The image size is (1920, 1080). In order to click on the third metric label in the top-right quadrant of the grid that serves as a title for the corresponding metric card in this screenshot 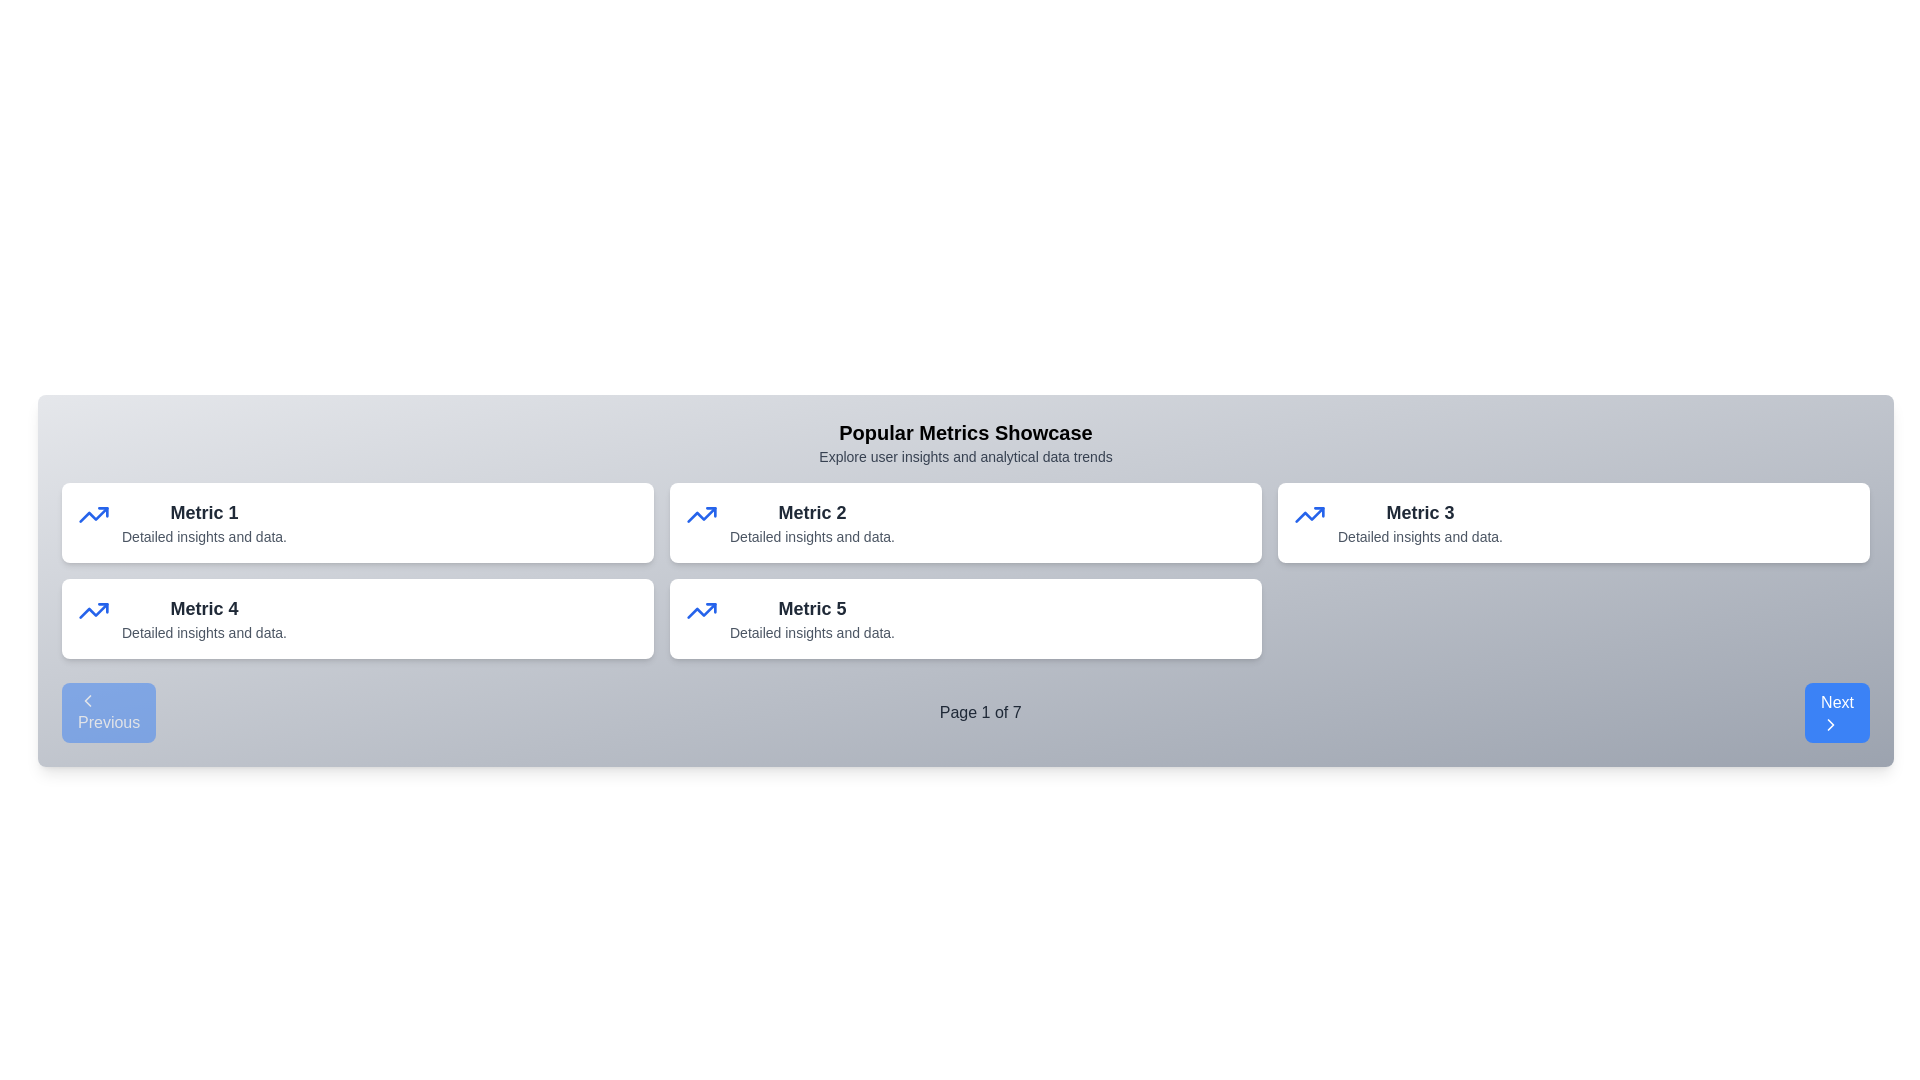, I will do `click(1419, 512)`.